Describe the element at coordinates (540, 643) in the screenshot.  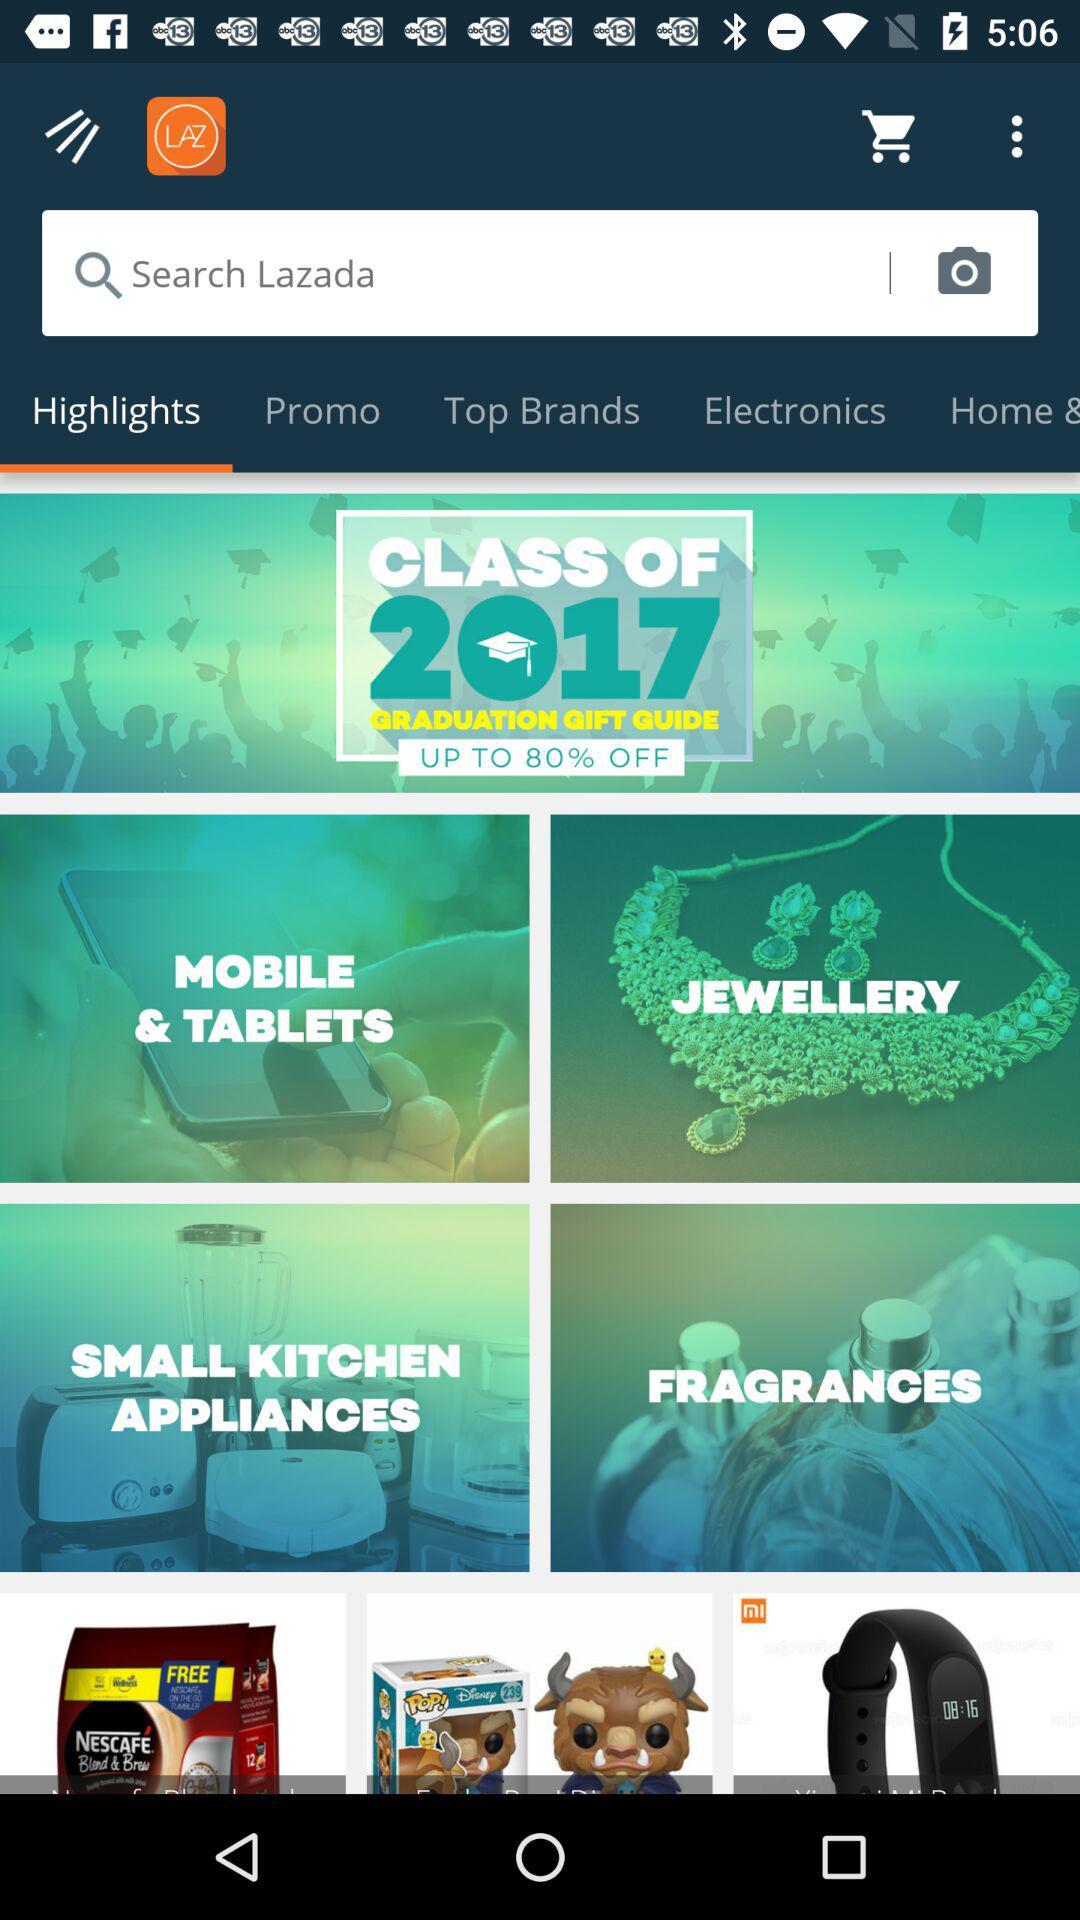
I see `promotion` at that location.